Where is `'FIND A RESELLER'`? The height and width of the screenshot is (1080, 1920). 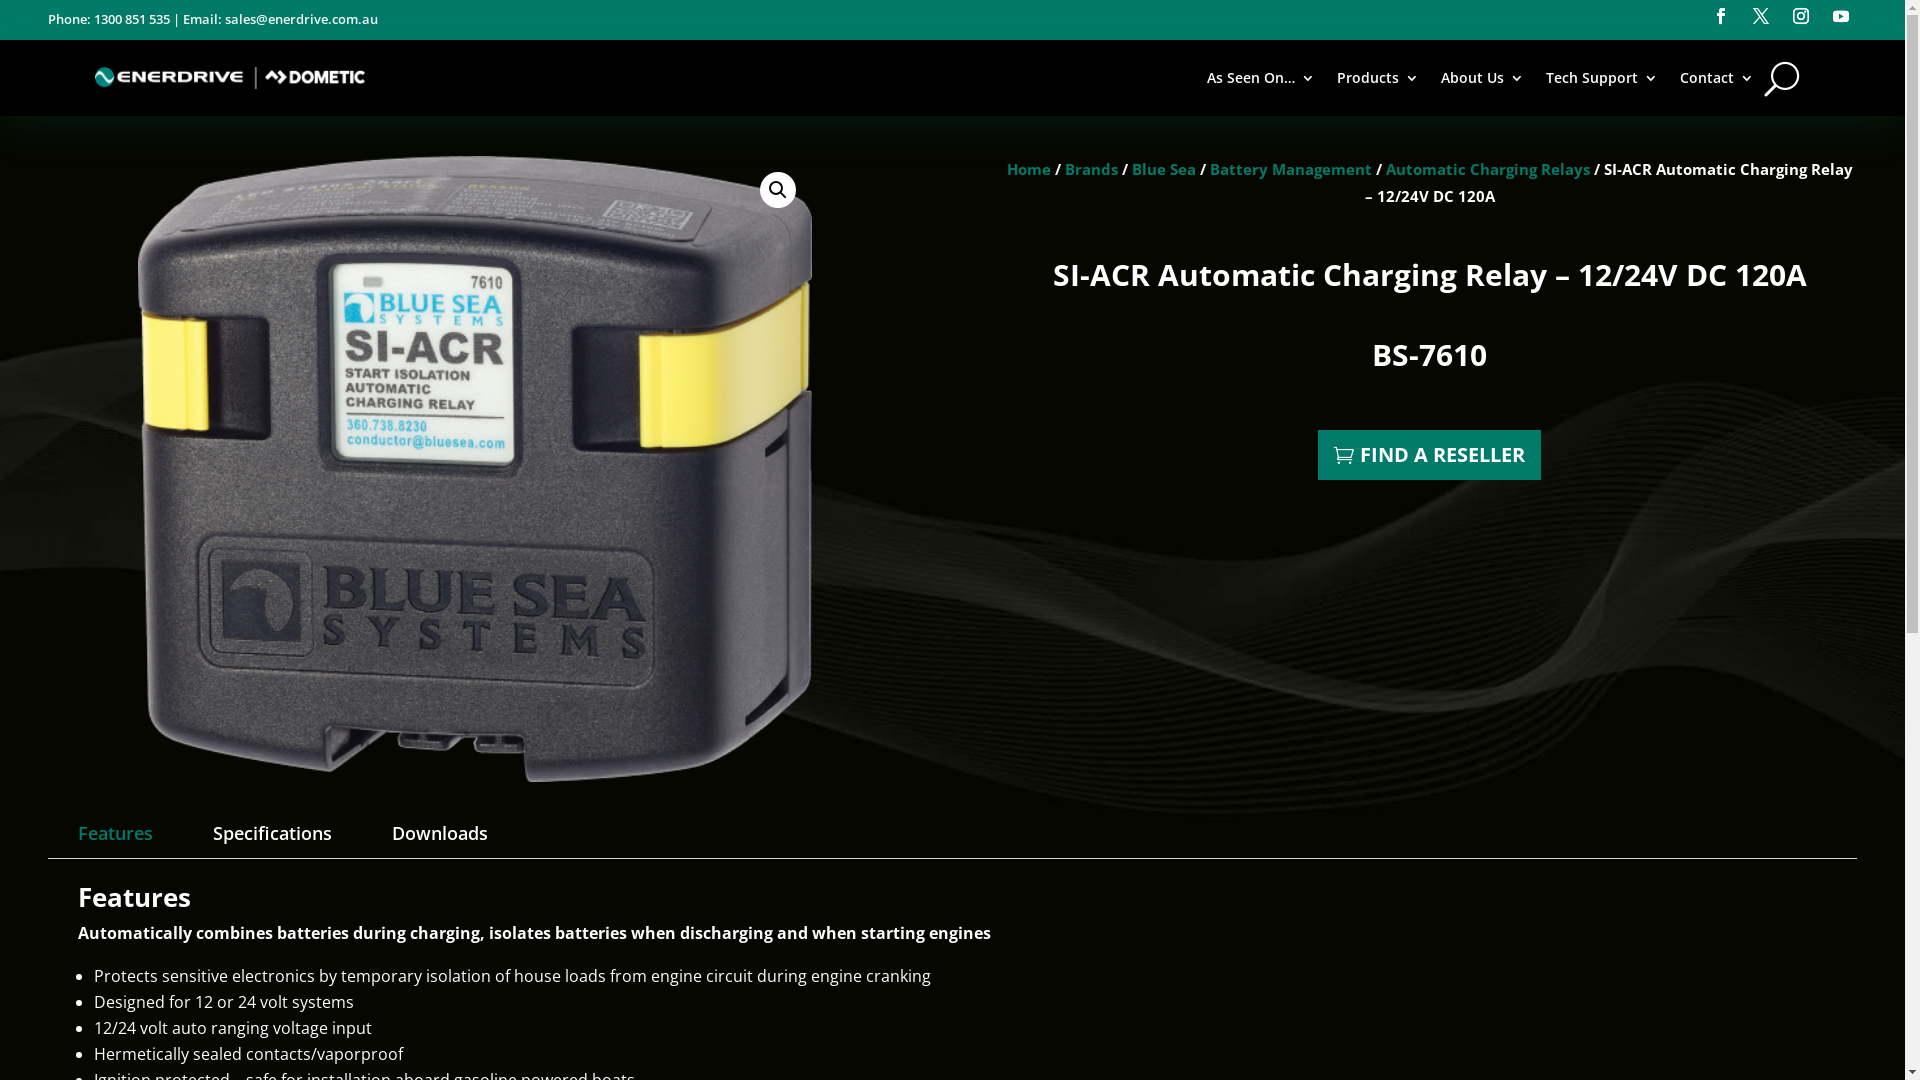 'FIND A RESELLER' is located at coordinates (1428, 455).